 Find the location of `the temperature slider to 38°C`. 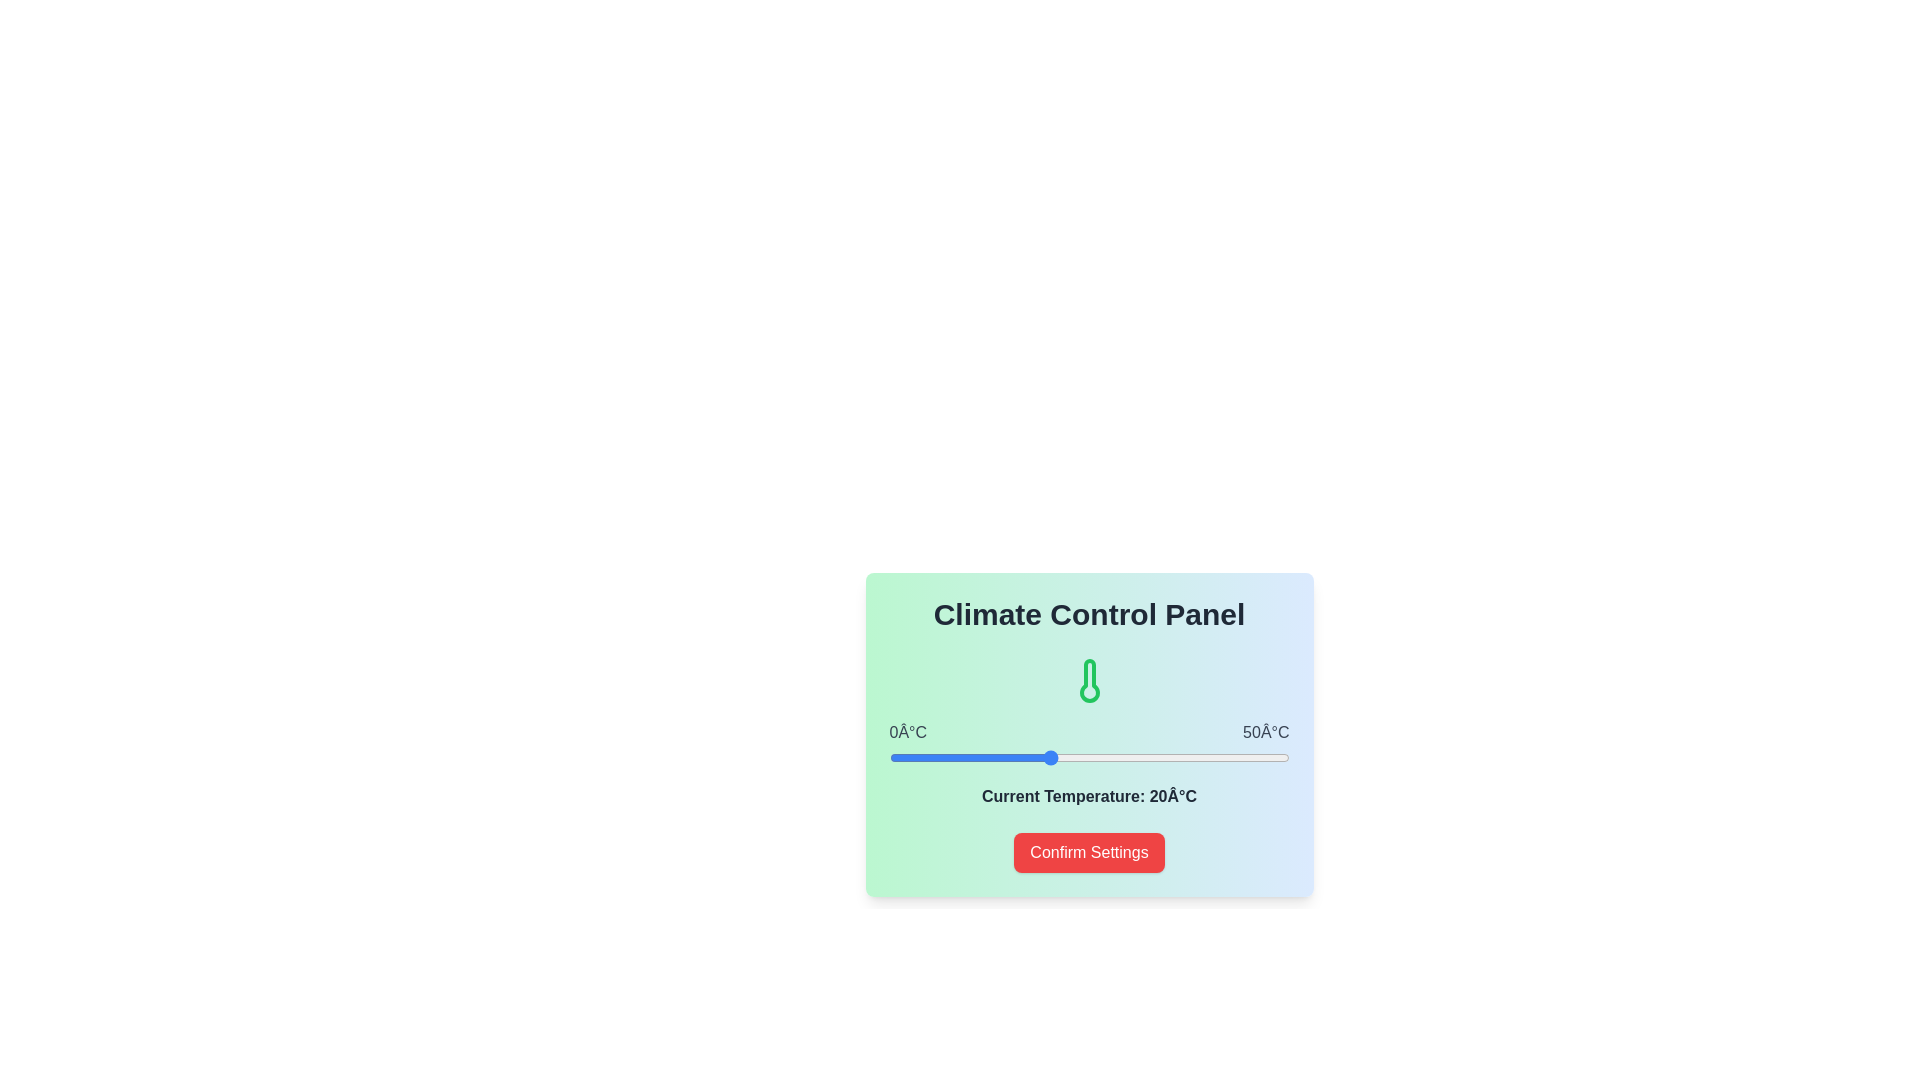

the temperature slider to 38°C is located at coordinates (1193, 758).